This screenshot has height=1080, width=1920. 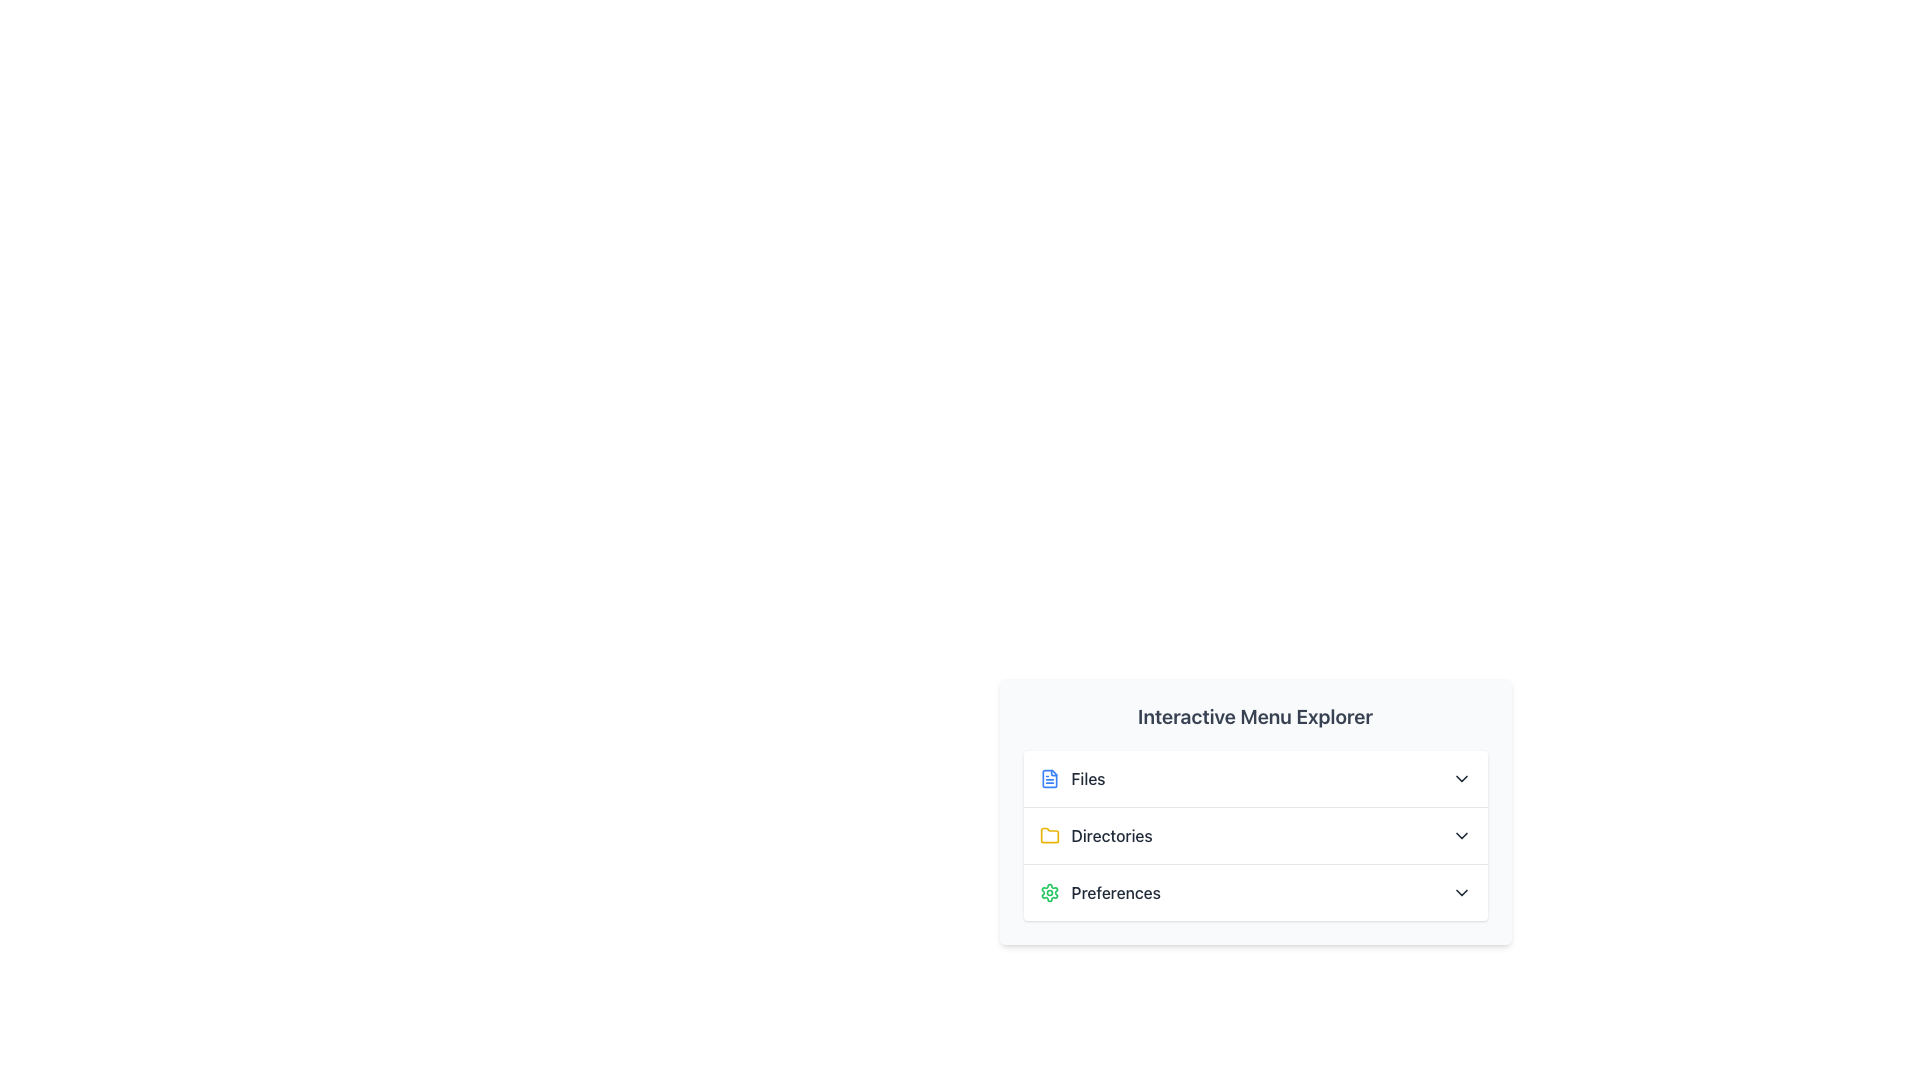 I want to click on the third text label in the 'Interactive Menu Explorer' section, so click(x=1115, y=892).